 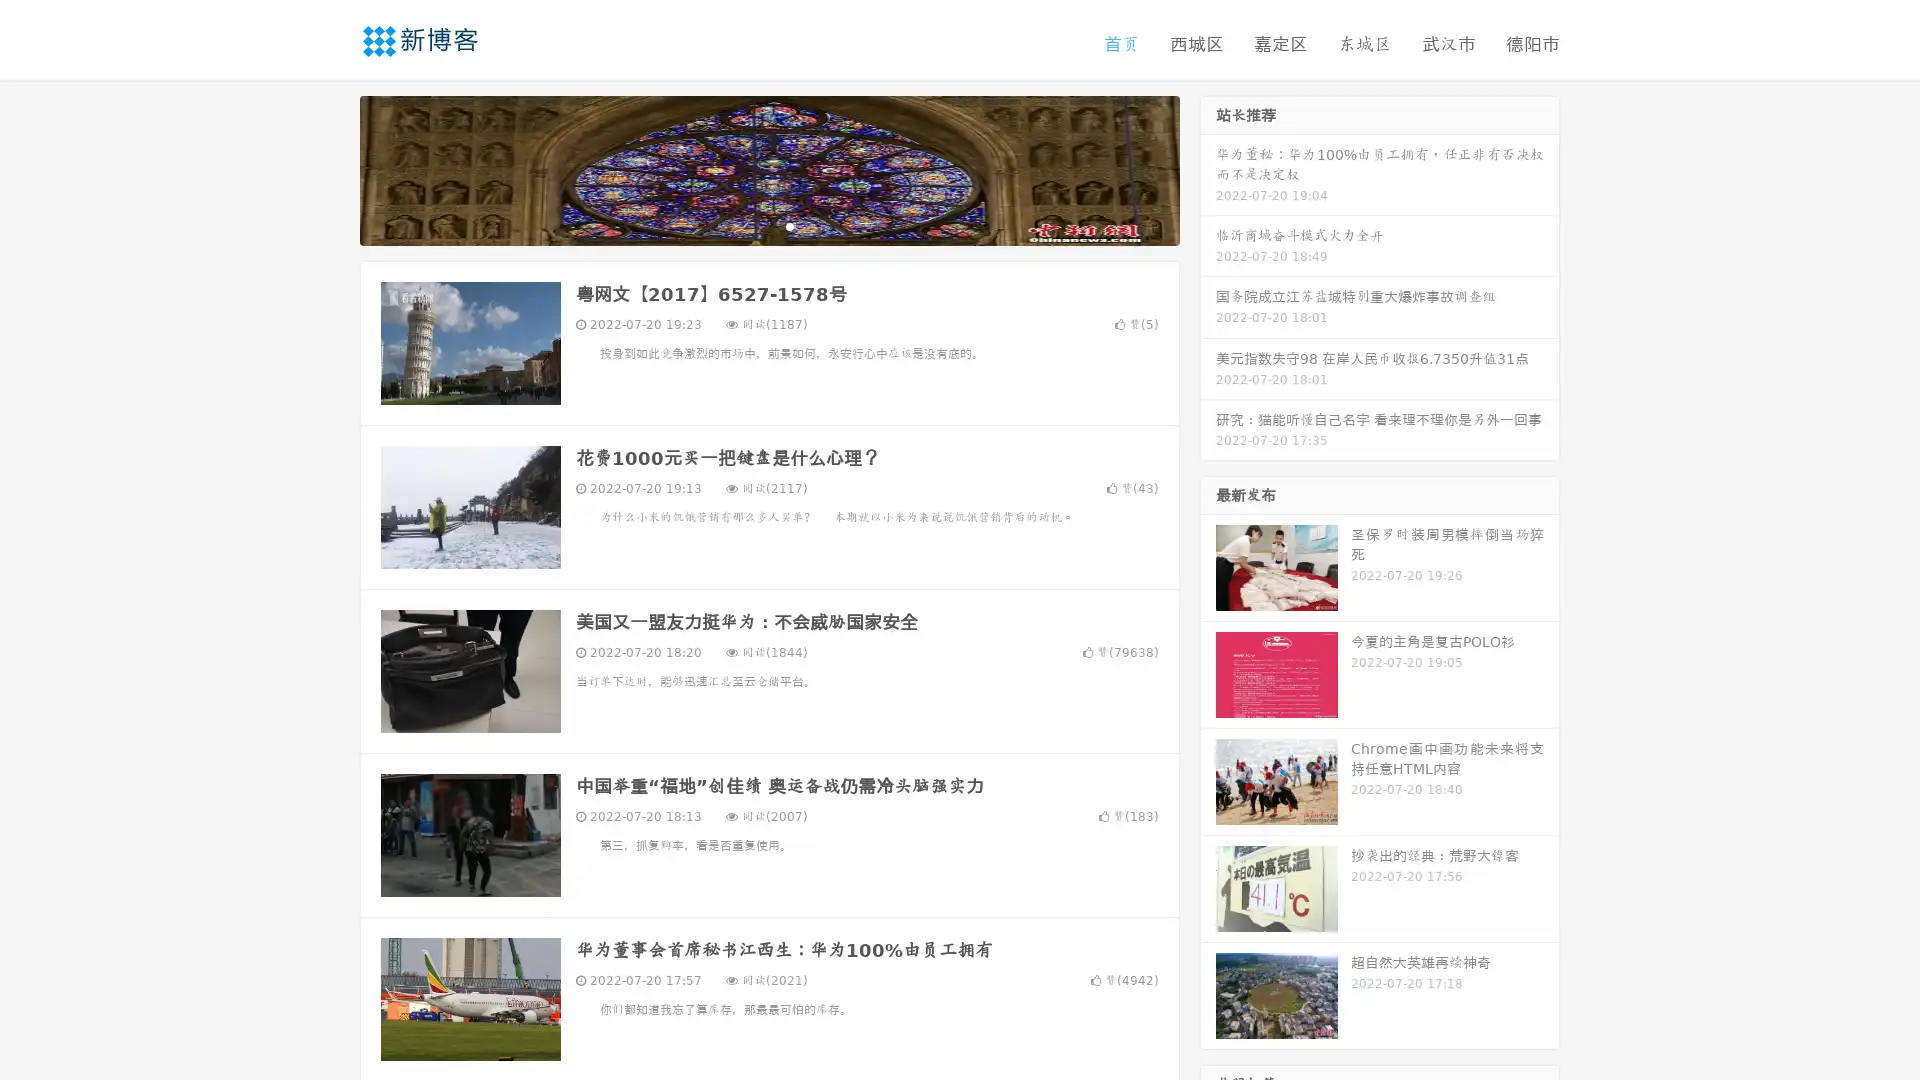 What do you see at coordinates (748, 225) in the screenshot?
I see `Go to slide 1` at bounding box center [748, 225].